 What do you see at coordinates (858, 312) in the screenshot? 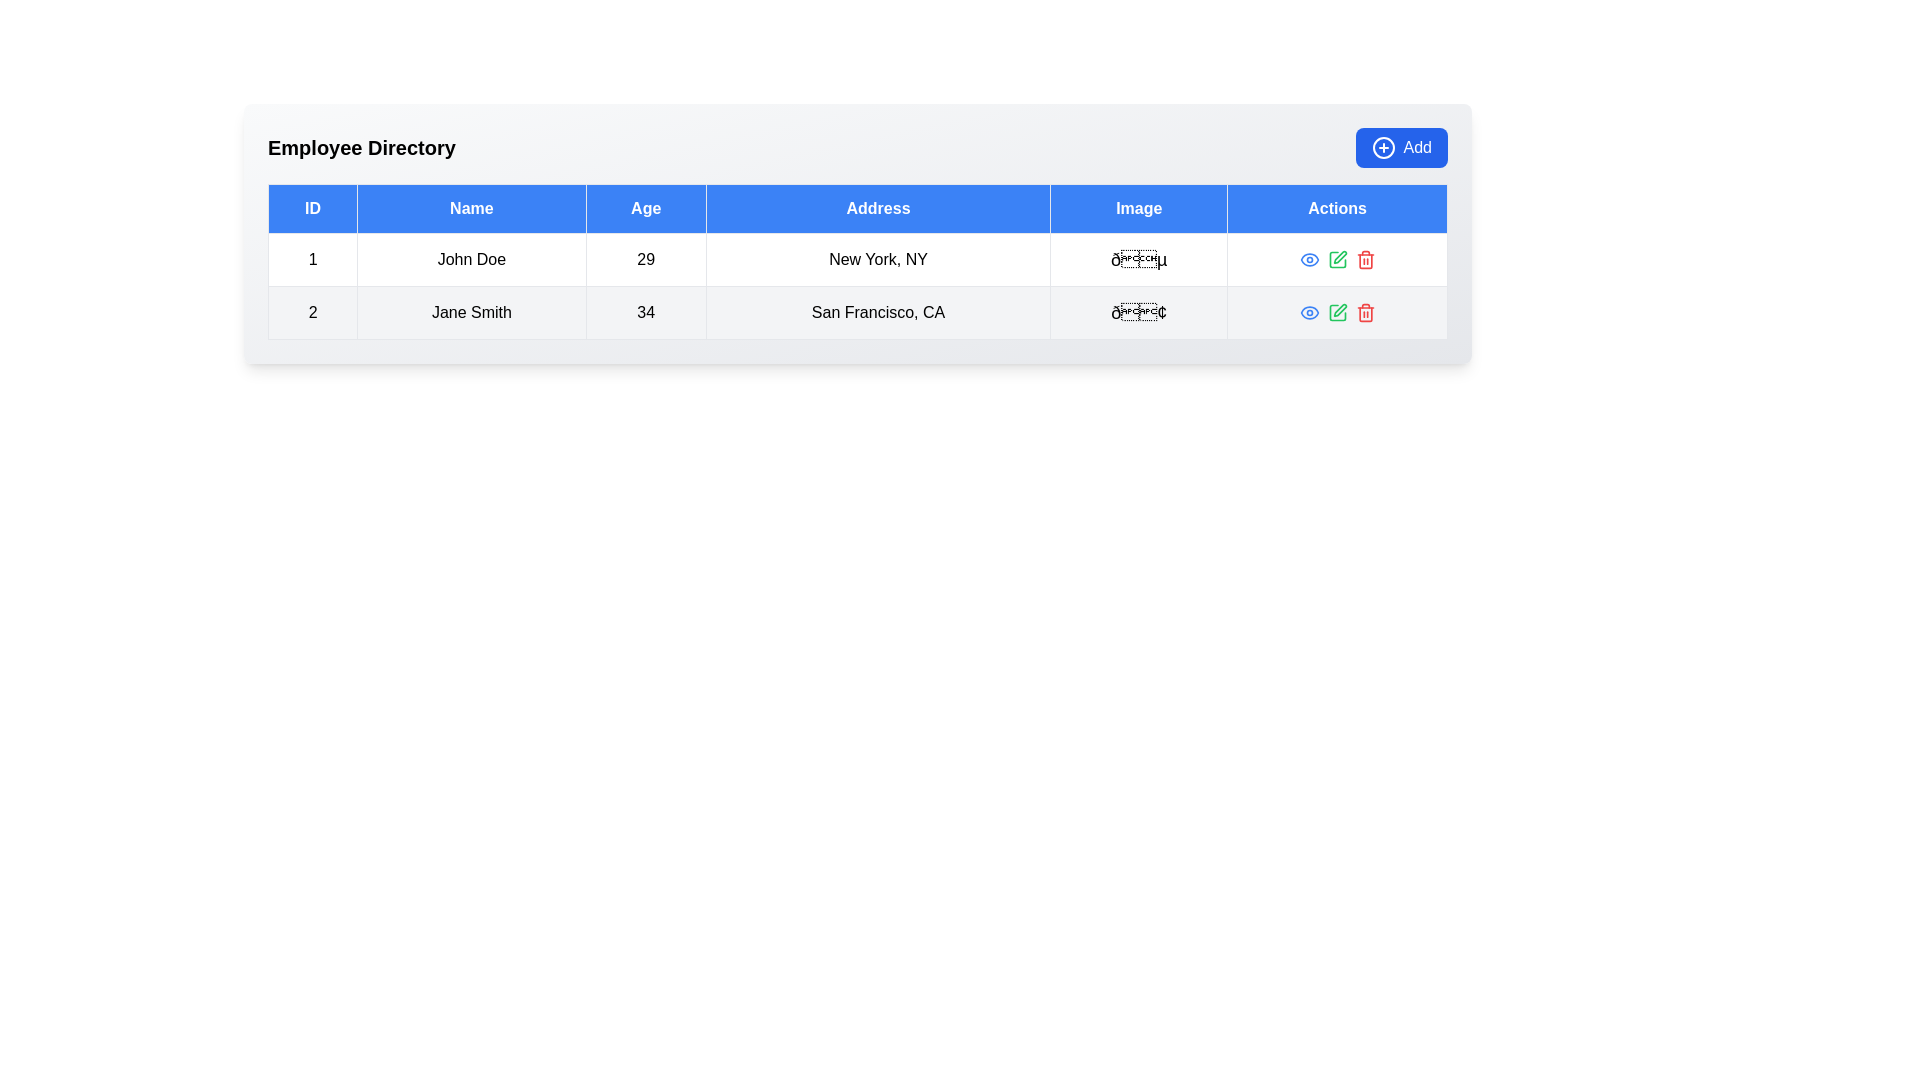
I see `information displayed in the second row of the data table, which includes ID '2', Name 'Jane Smith', Age '34', and Address 'San Francisco, CA'` at bounding box center [858, 312].